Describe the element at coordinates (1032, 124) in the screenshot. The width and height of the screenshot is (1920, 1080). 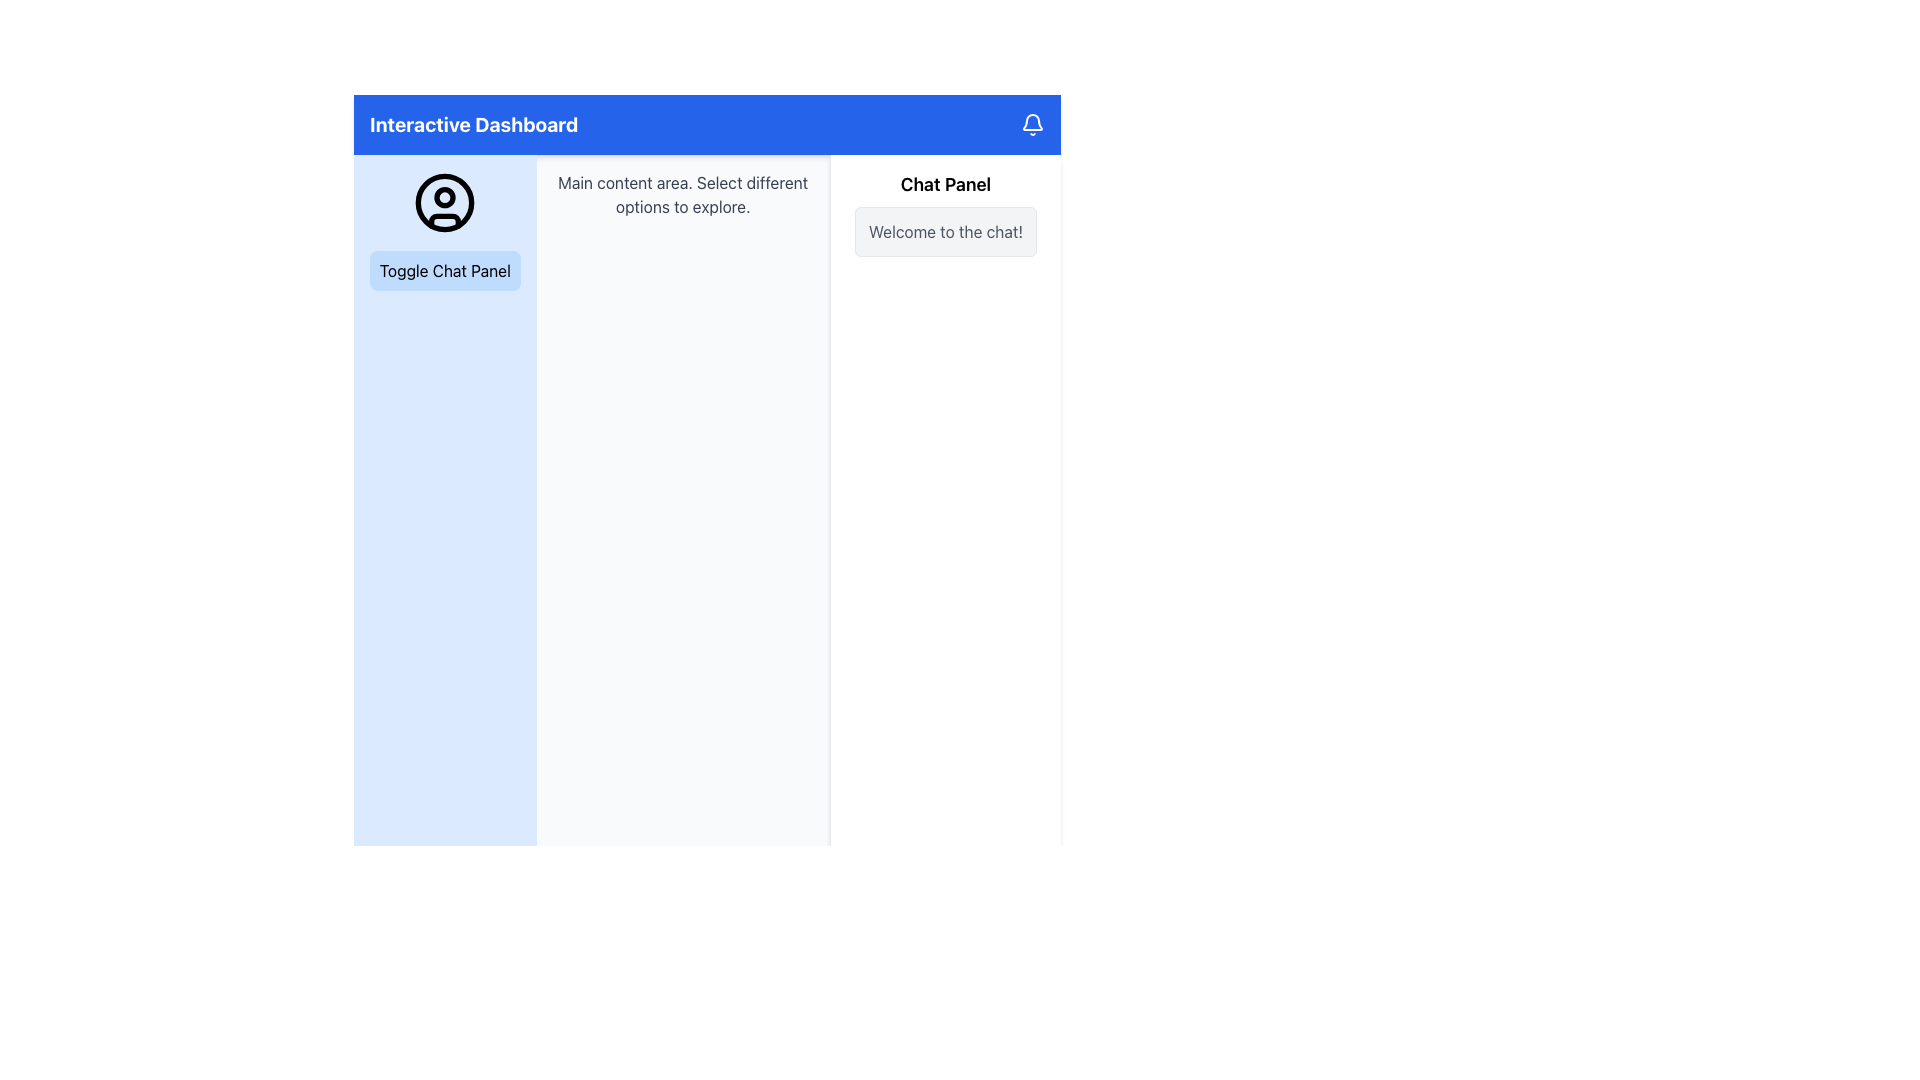
I see `the notification icon, which is a bell outlined with a white border, located in the blue rectangular bar at the top right of the interface` at that location.